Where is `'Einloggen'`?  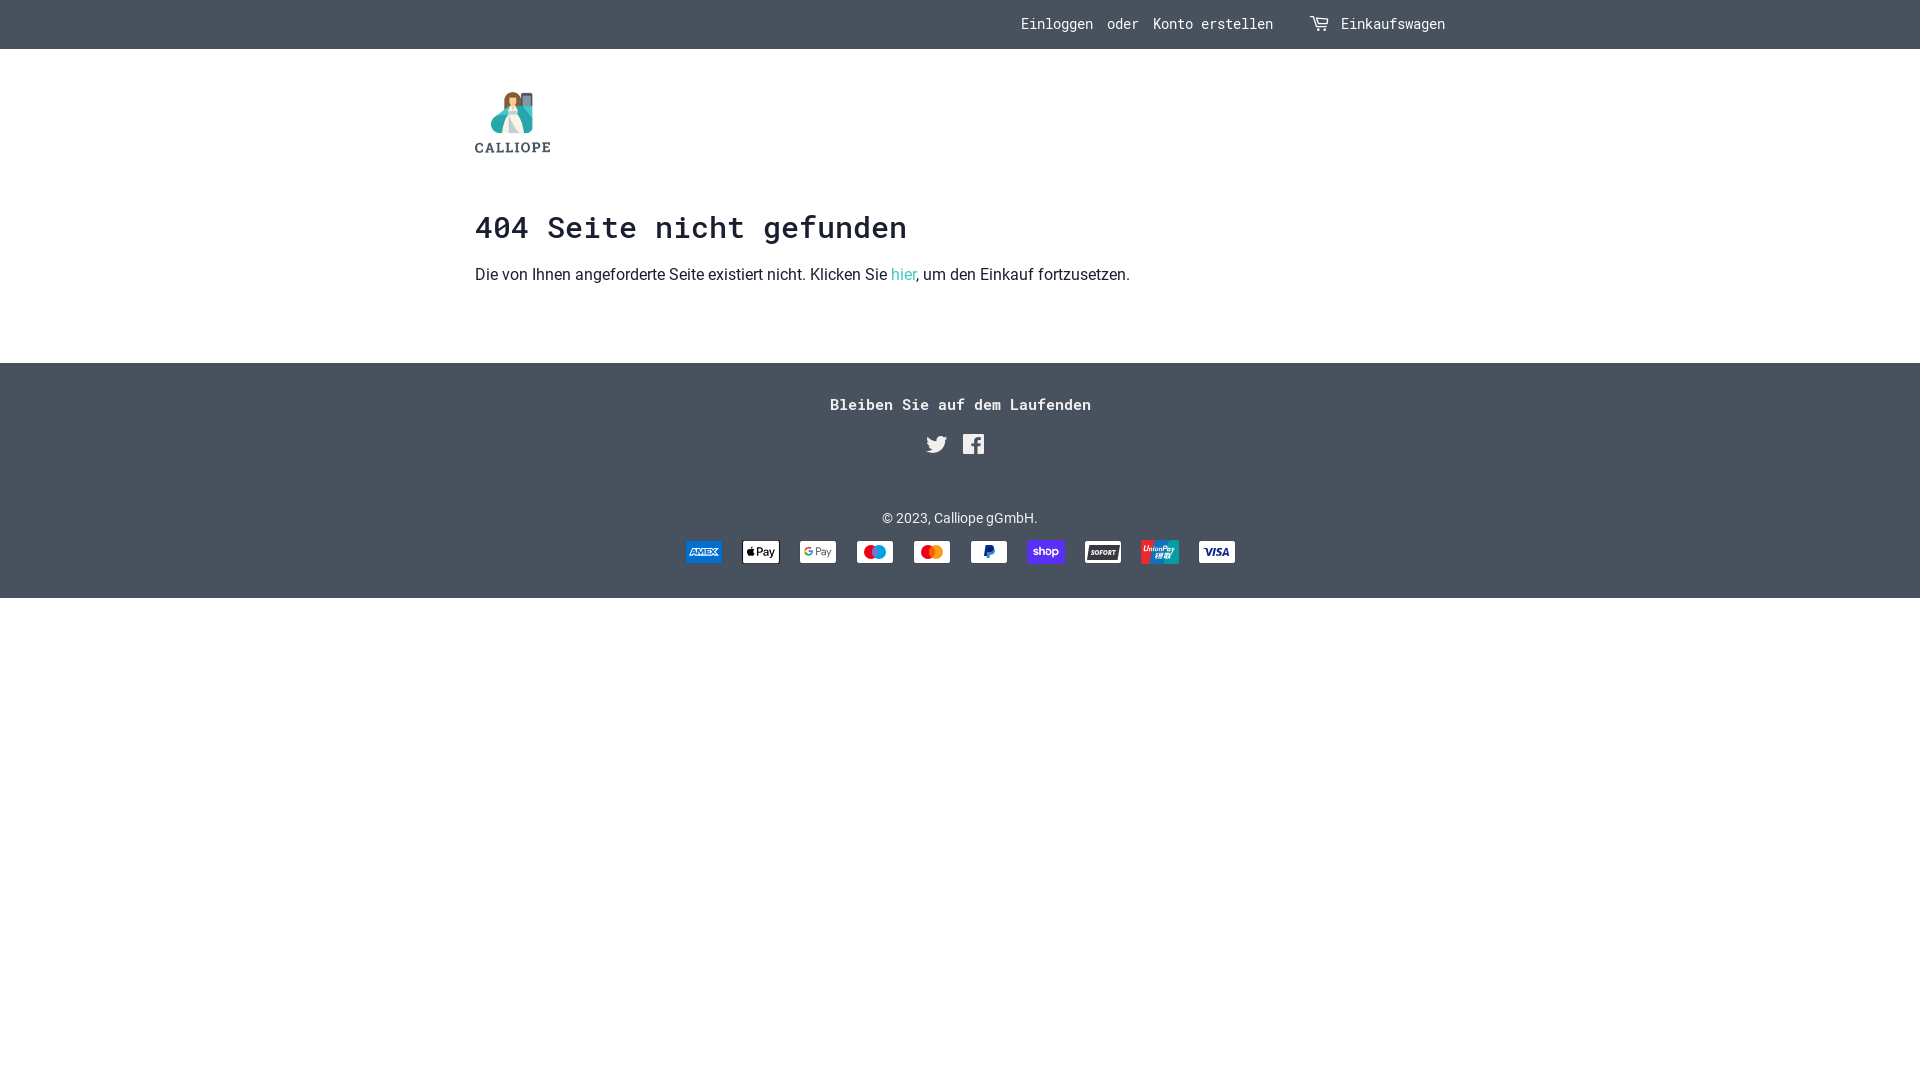
'Einloggen' is located at coordinates (1055, 23).